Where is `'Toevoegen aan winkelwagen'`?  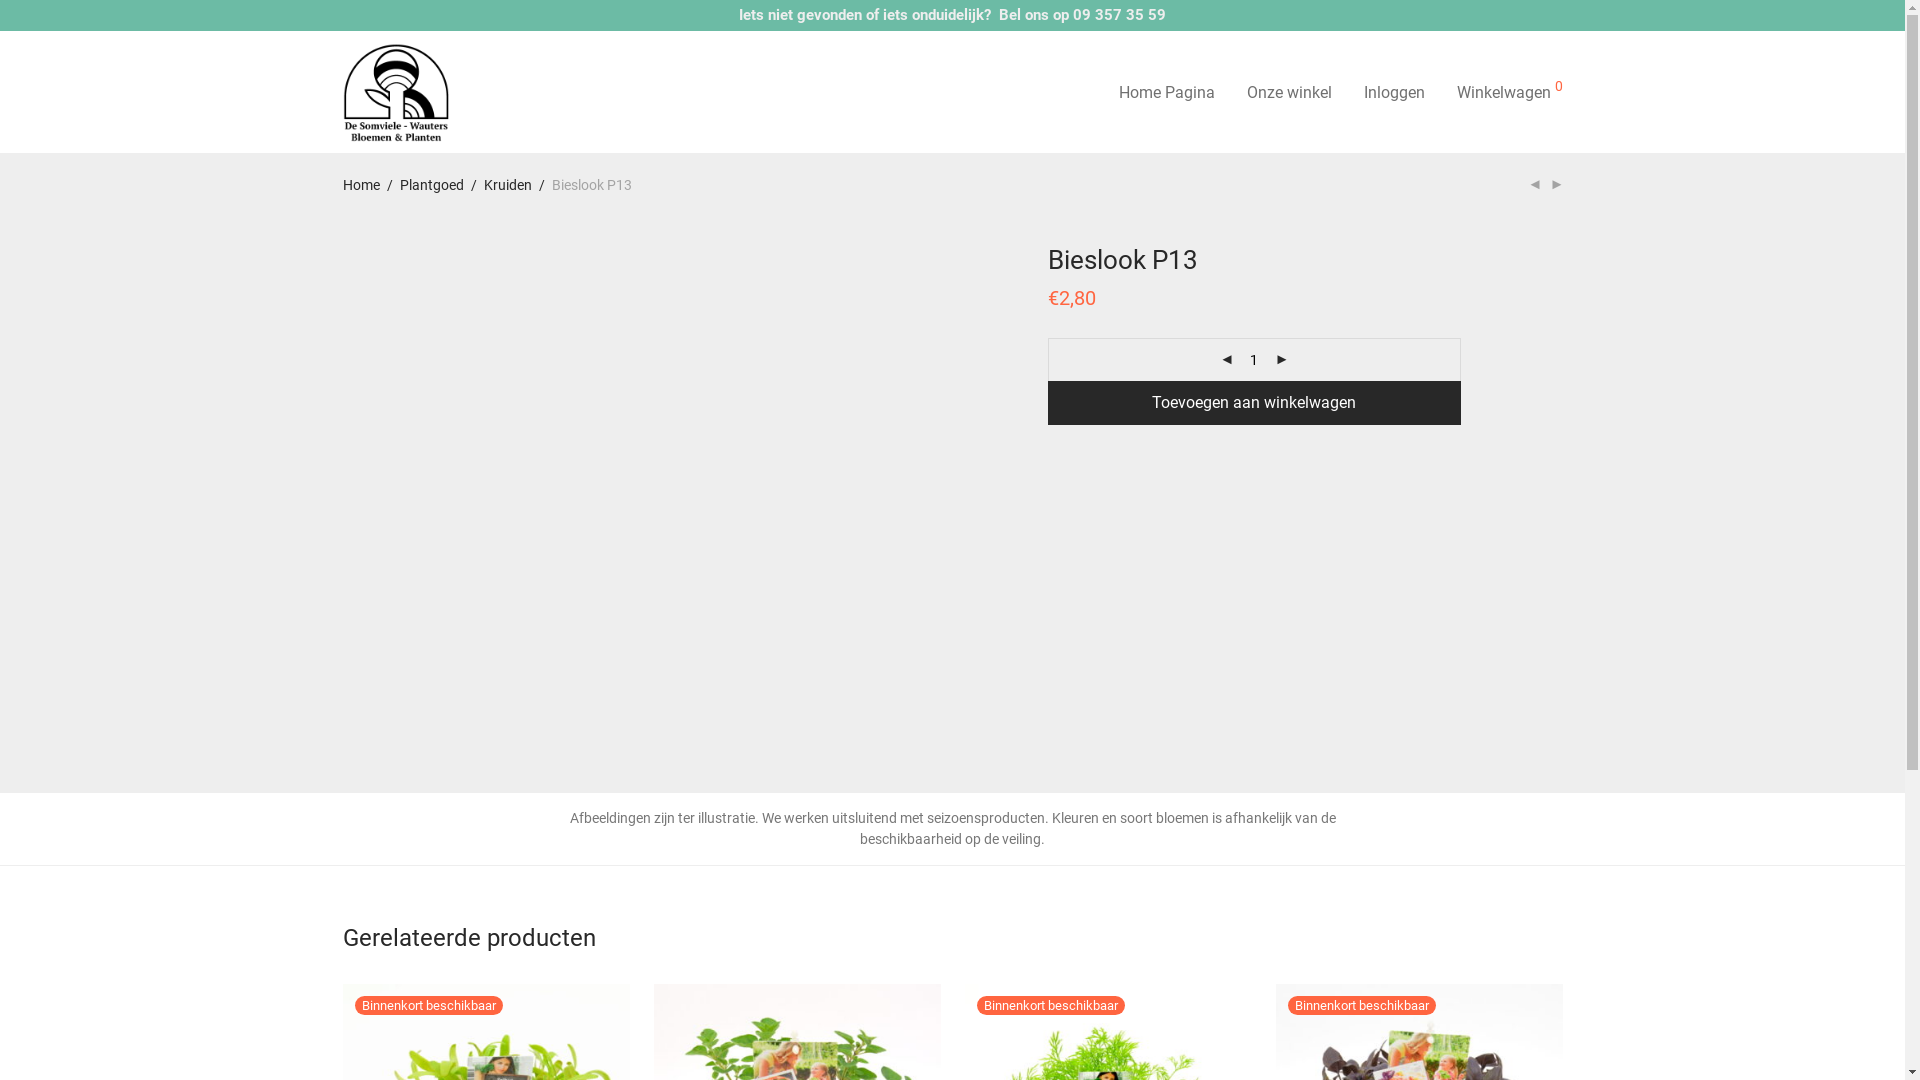
'Toevoegen aan winkelwagen' is located at coordinates (1253, 402).